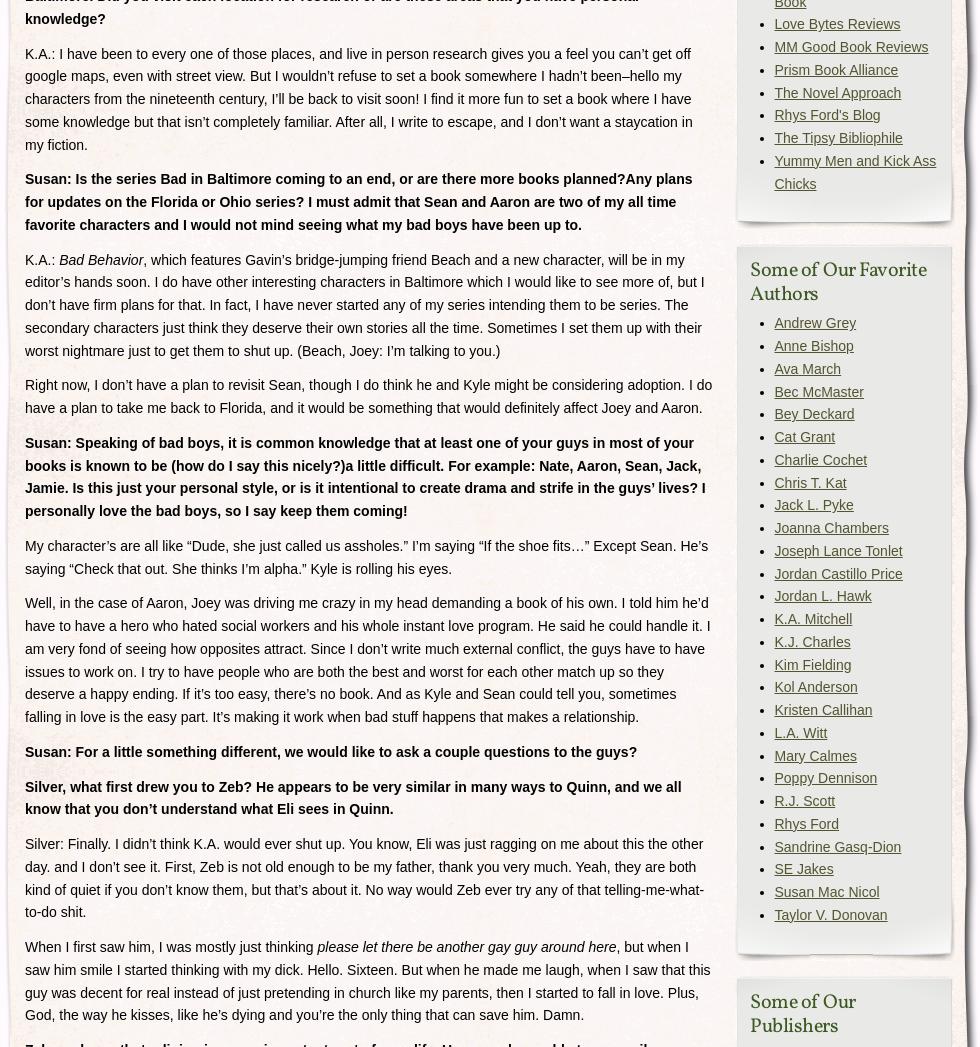  I want to click on 'K.A.:', so click(24, 259).